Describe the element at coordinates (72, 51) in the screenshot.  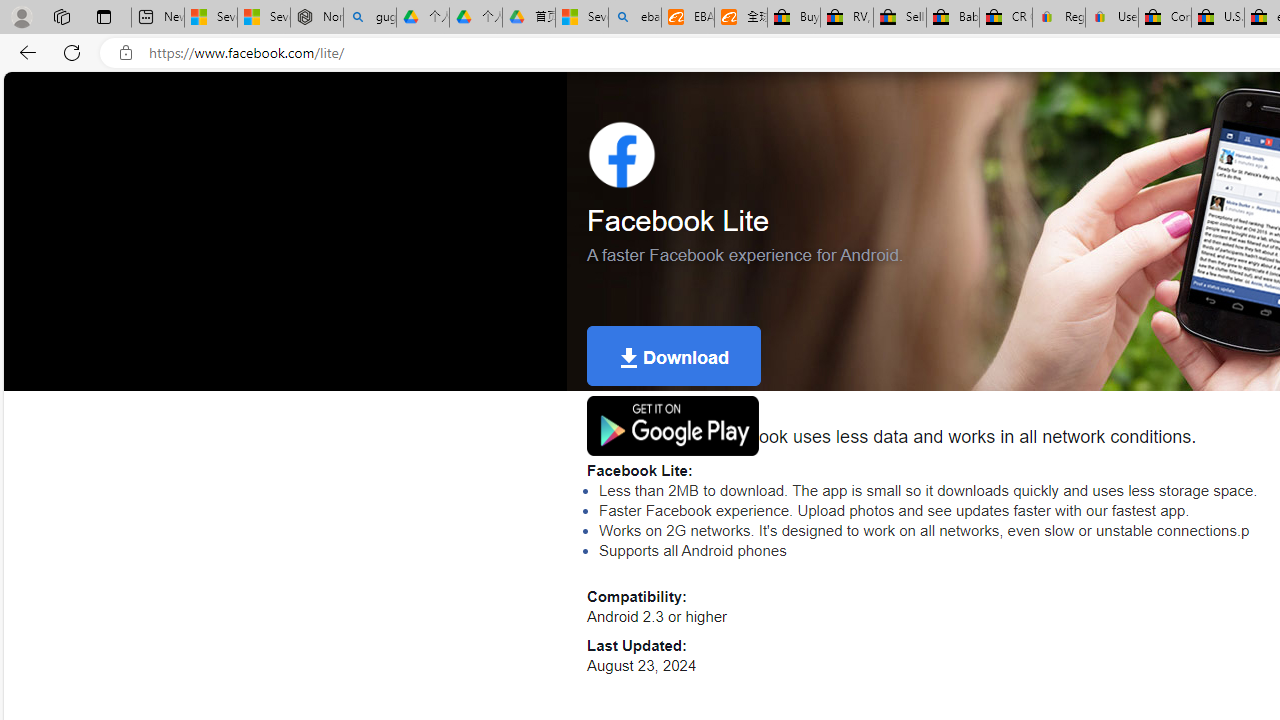
I see `'Refresh'` at that location.